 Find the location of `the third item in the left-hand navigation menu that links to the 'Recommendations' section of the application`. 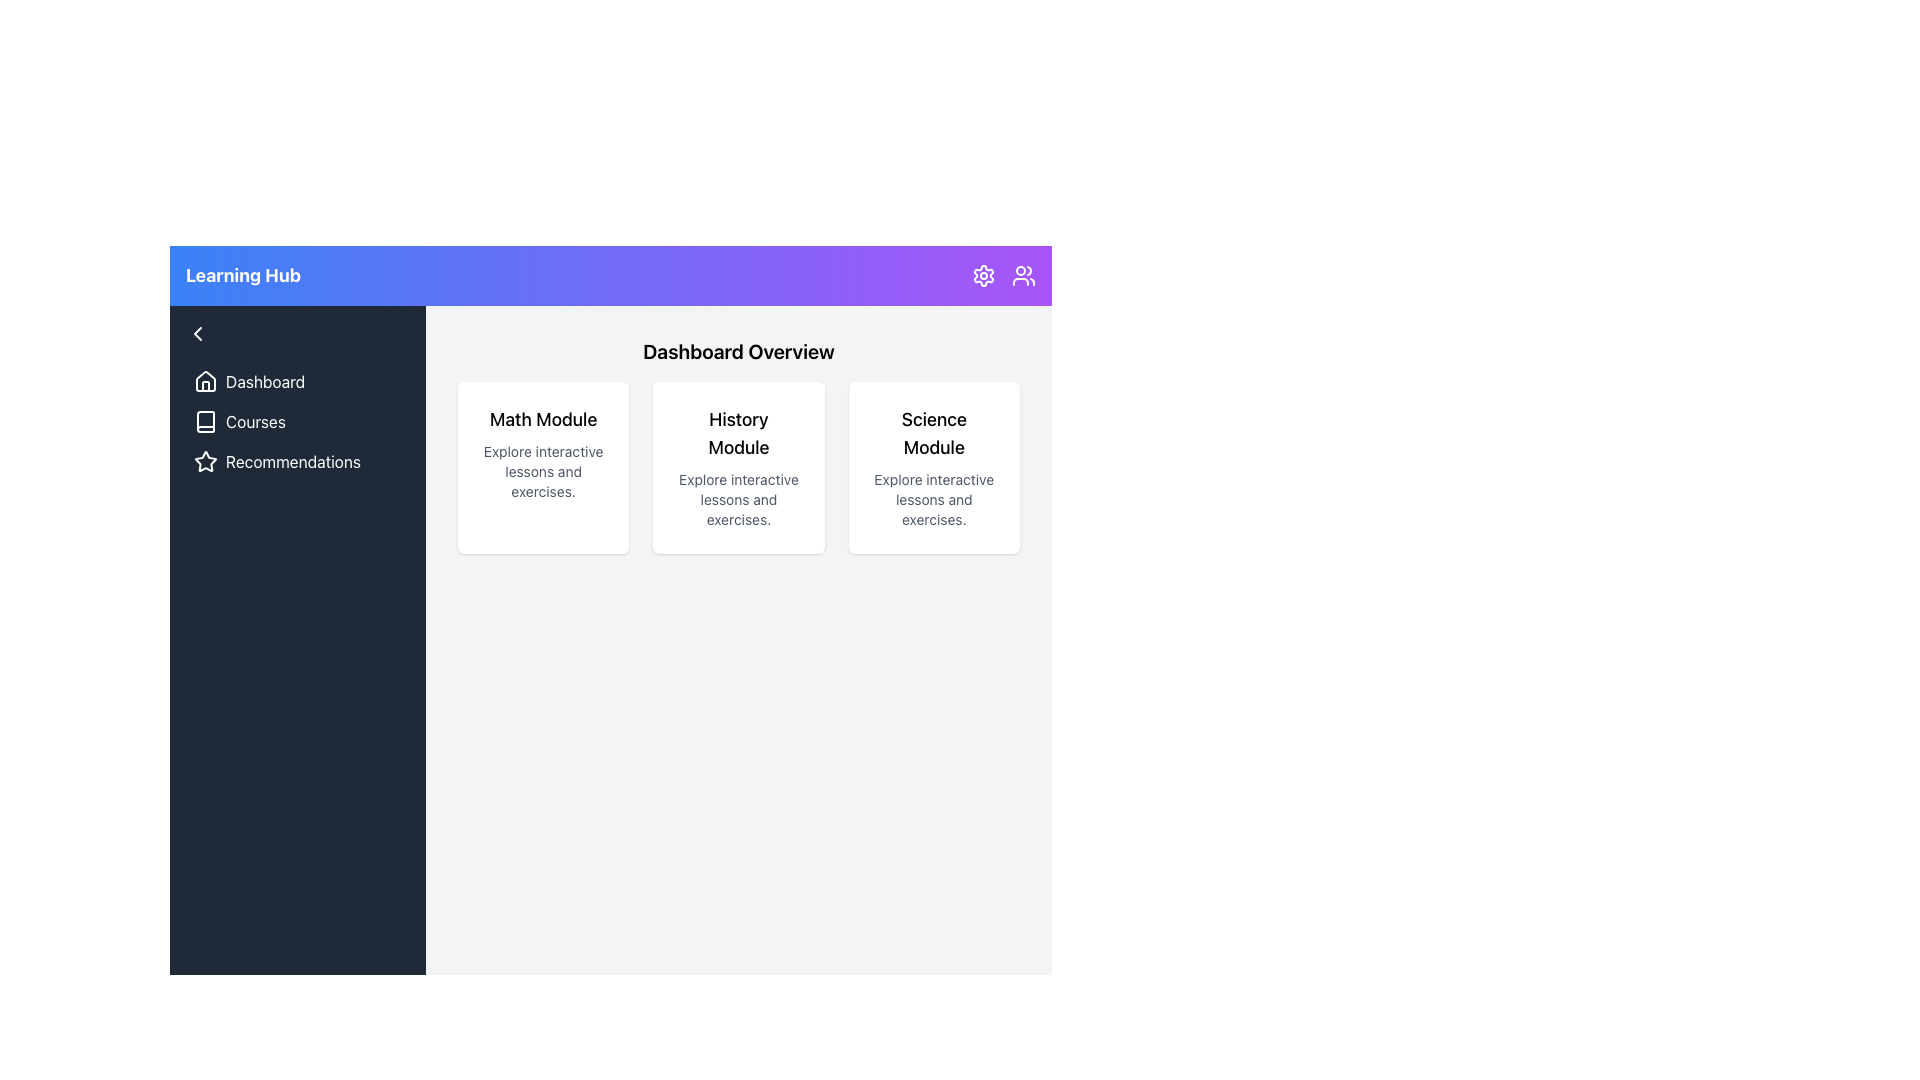

the third item in the left-hand navigation menu that links to the 'Recommendations' section of the application is located at coordinates (296, 462).